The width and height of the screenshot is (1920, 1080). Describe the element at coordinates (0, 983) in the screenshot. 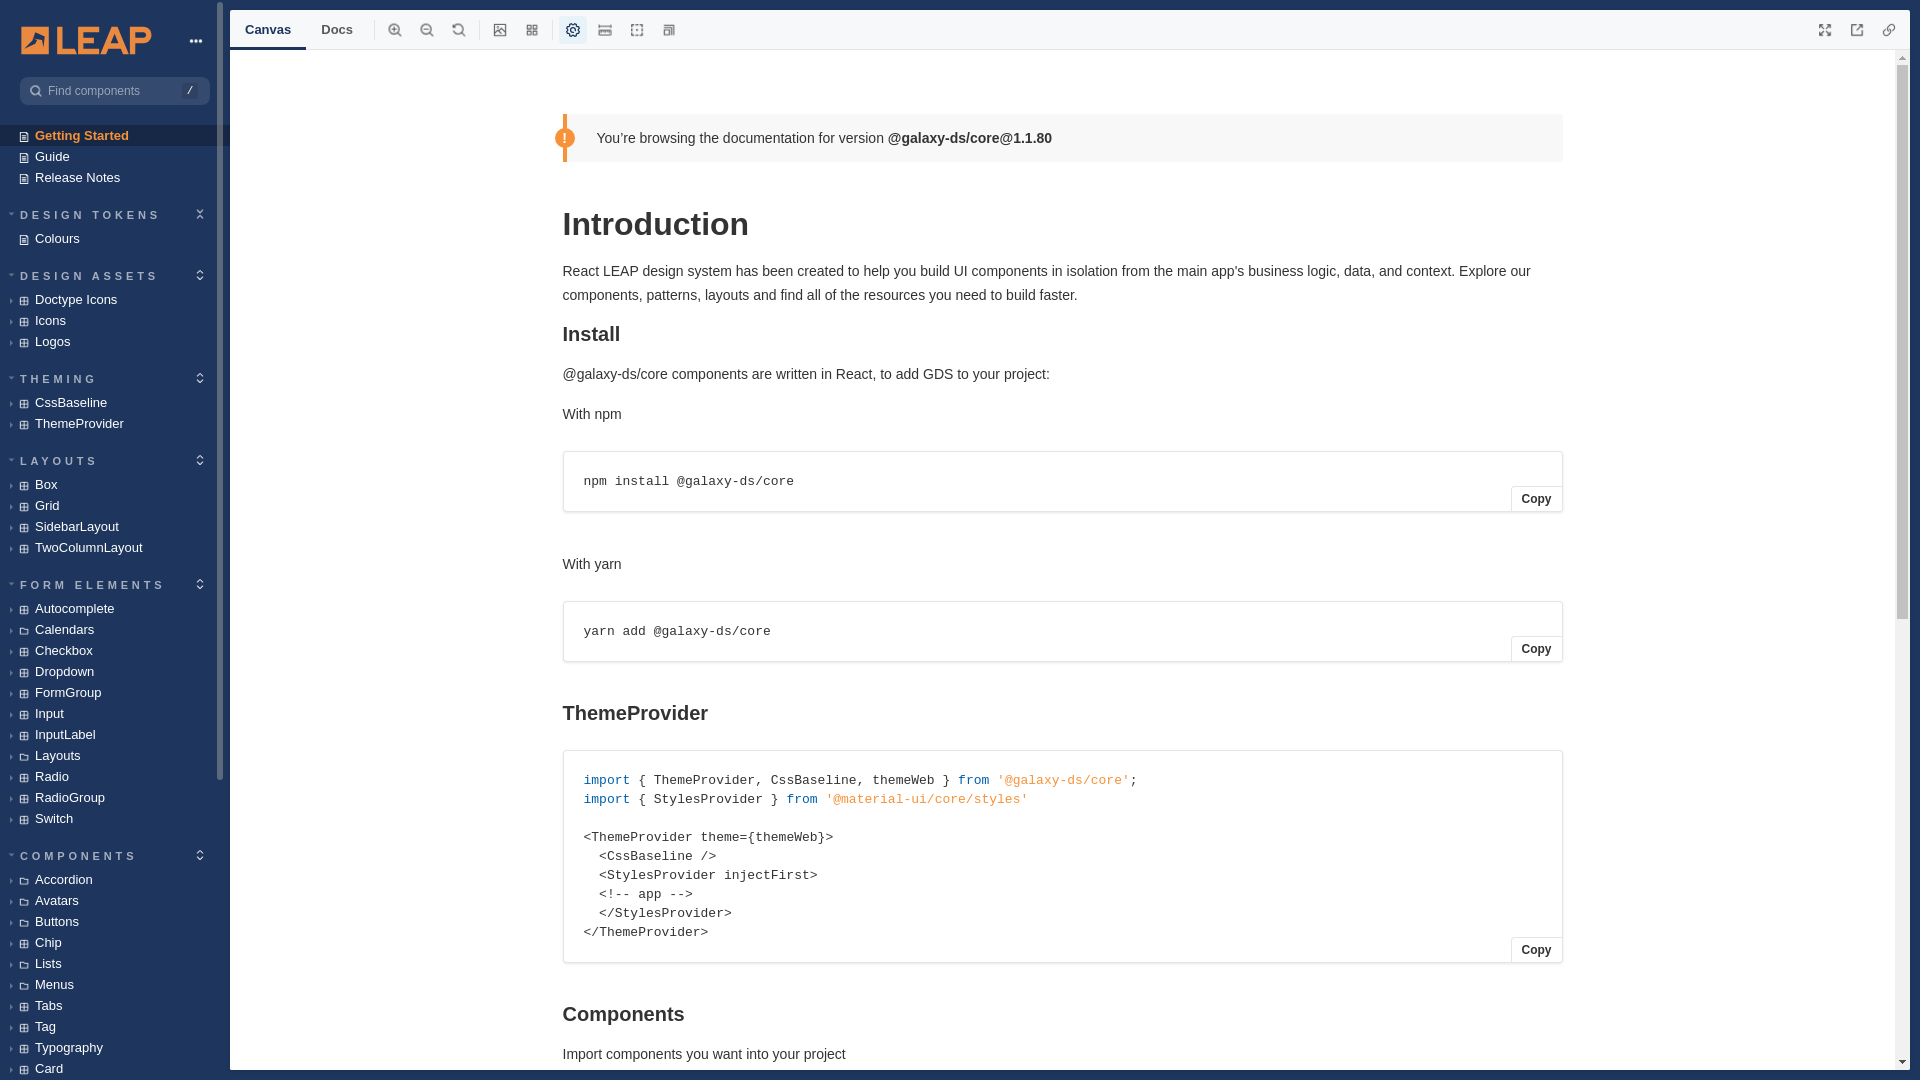

I see `'Menus'` at that location.